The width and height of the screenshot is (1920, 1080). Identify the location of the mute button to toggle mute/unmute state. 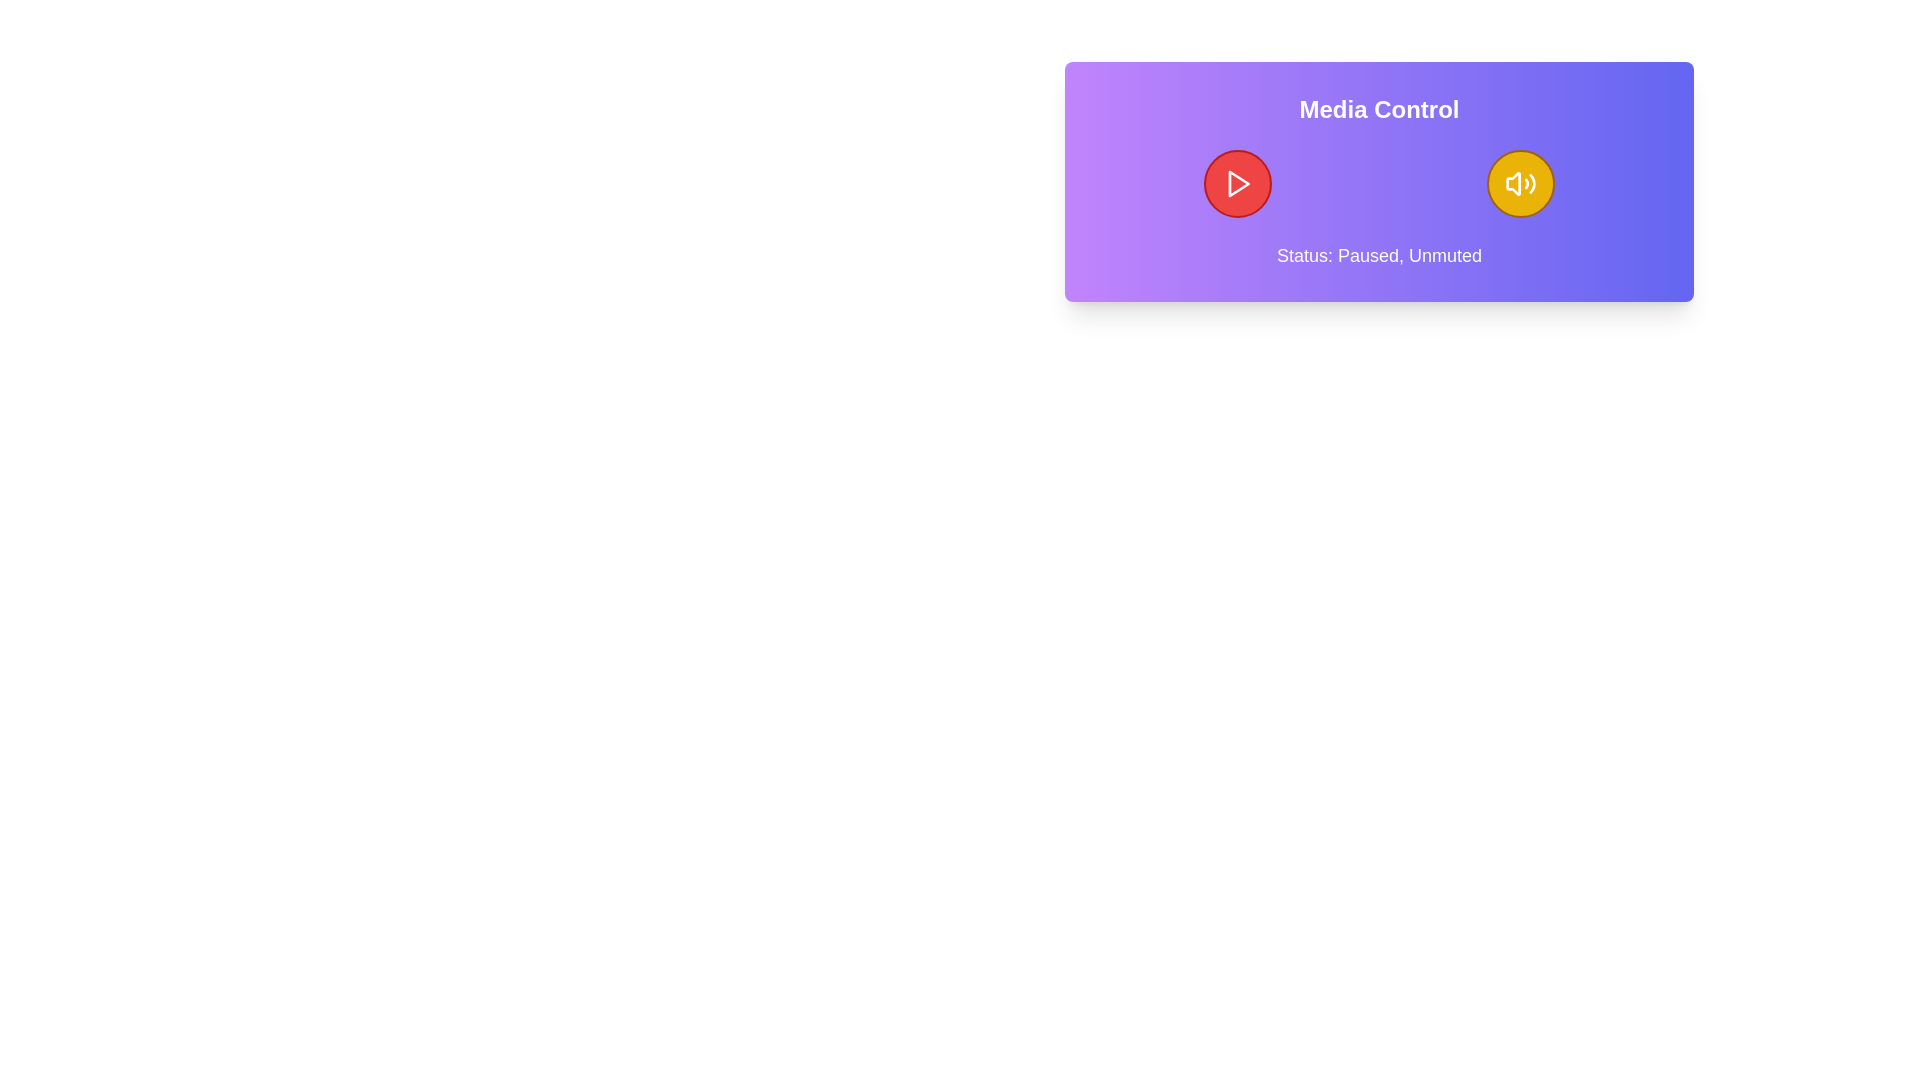
(1520, 184).